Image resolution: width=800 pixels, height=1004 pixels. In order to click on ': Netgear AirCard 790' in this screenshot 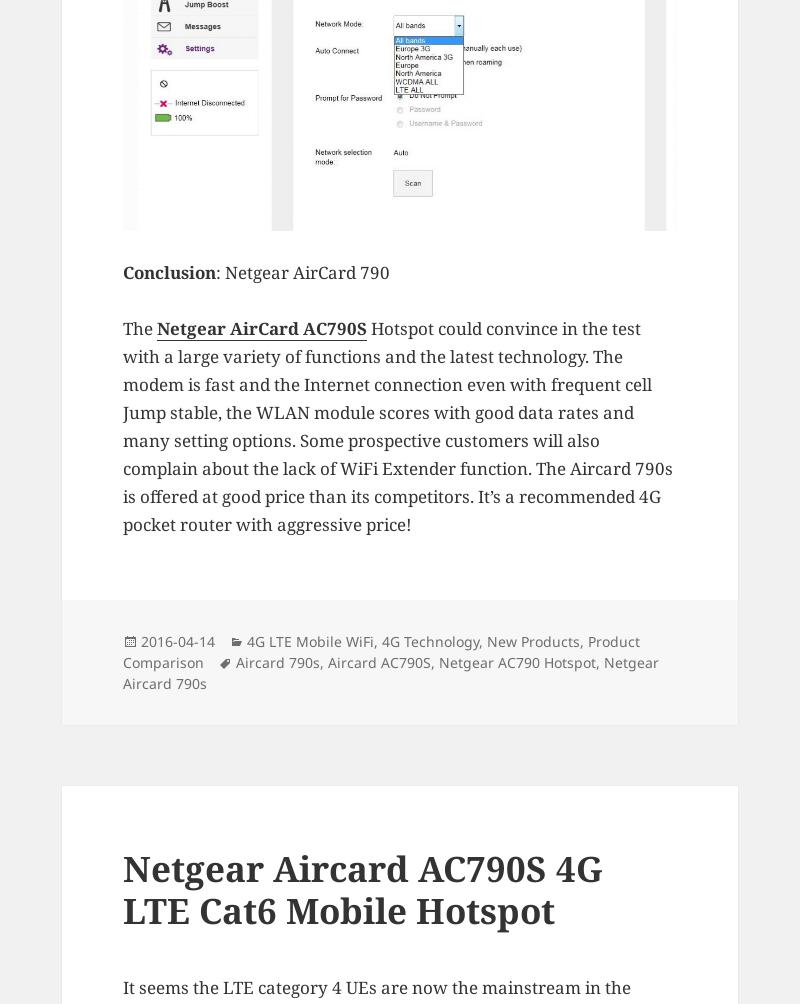, I will do `click(302, 271)`.